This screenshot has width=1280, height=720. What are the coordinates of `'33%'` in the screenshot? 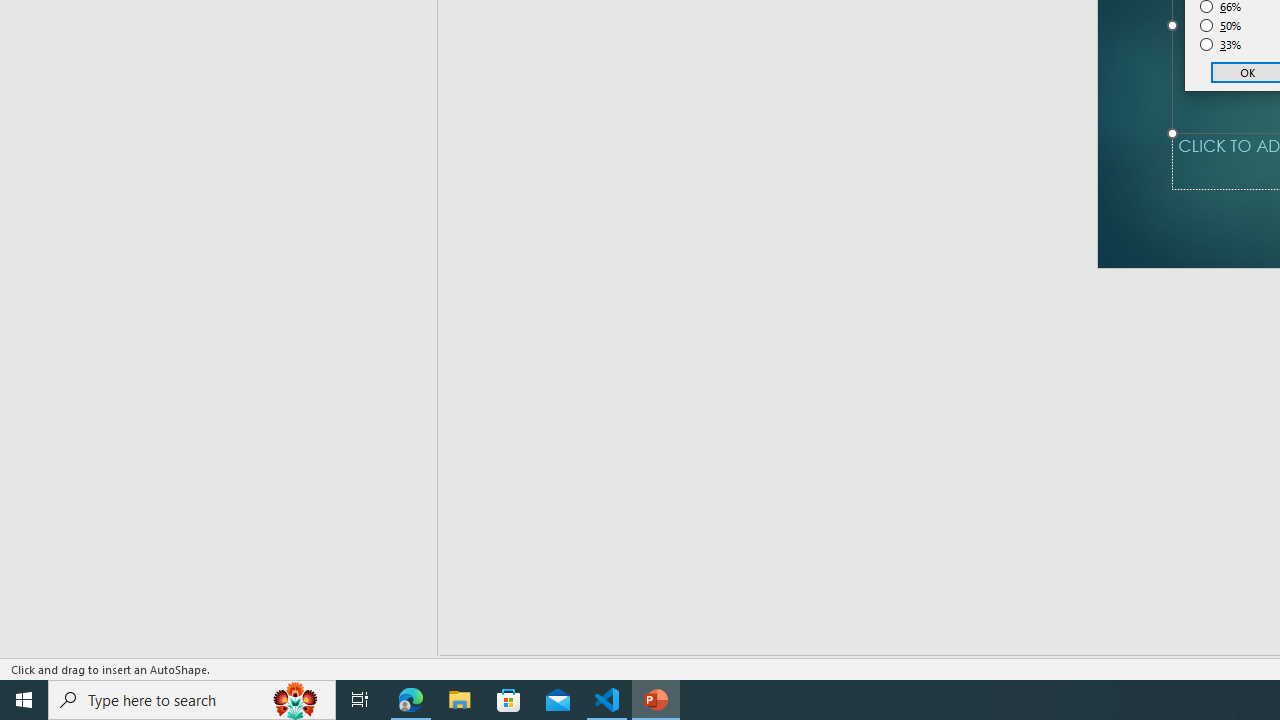 It's located at (1220, 45).